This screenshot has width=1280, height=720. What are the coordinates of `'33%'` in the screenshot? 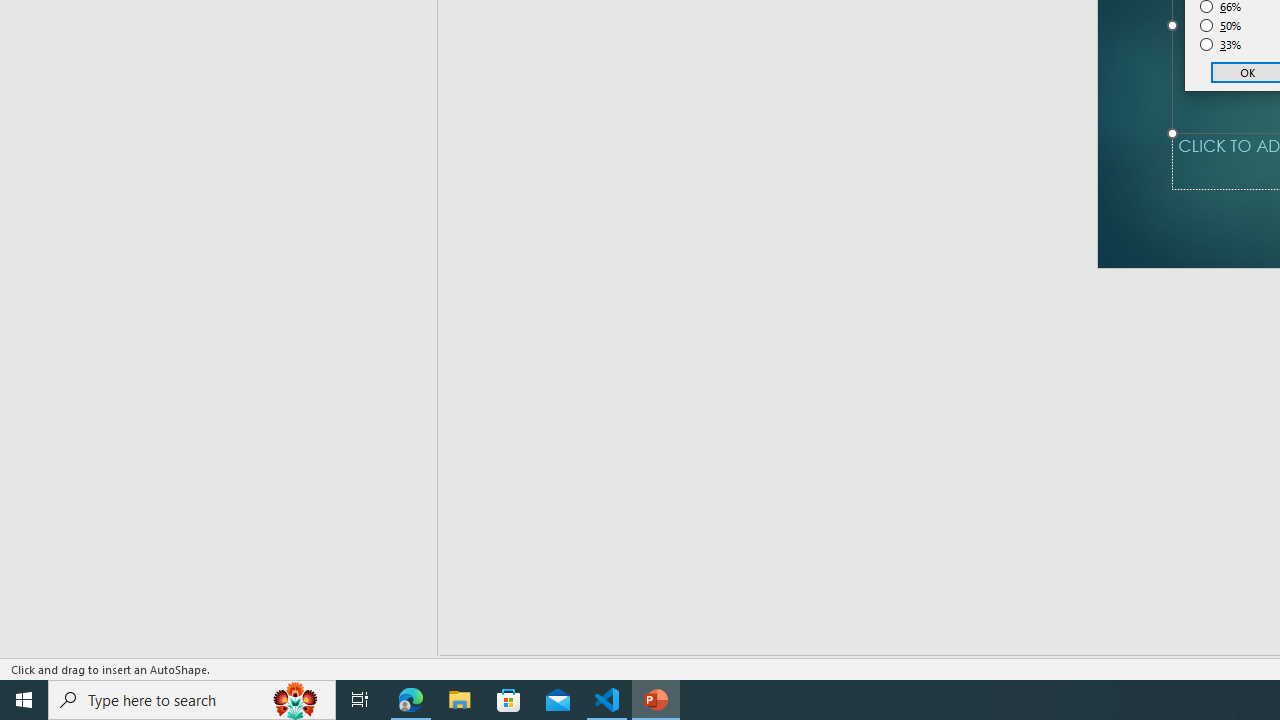 It's located at (1220, 45).